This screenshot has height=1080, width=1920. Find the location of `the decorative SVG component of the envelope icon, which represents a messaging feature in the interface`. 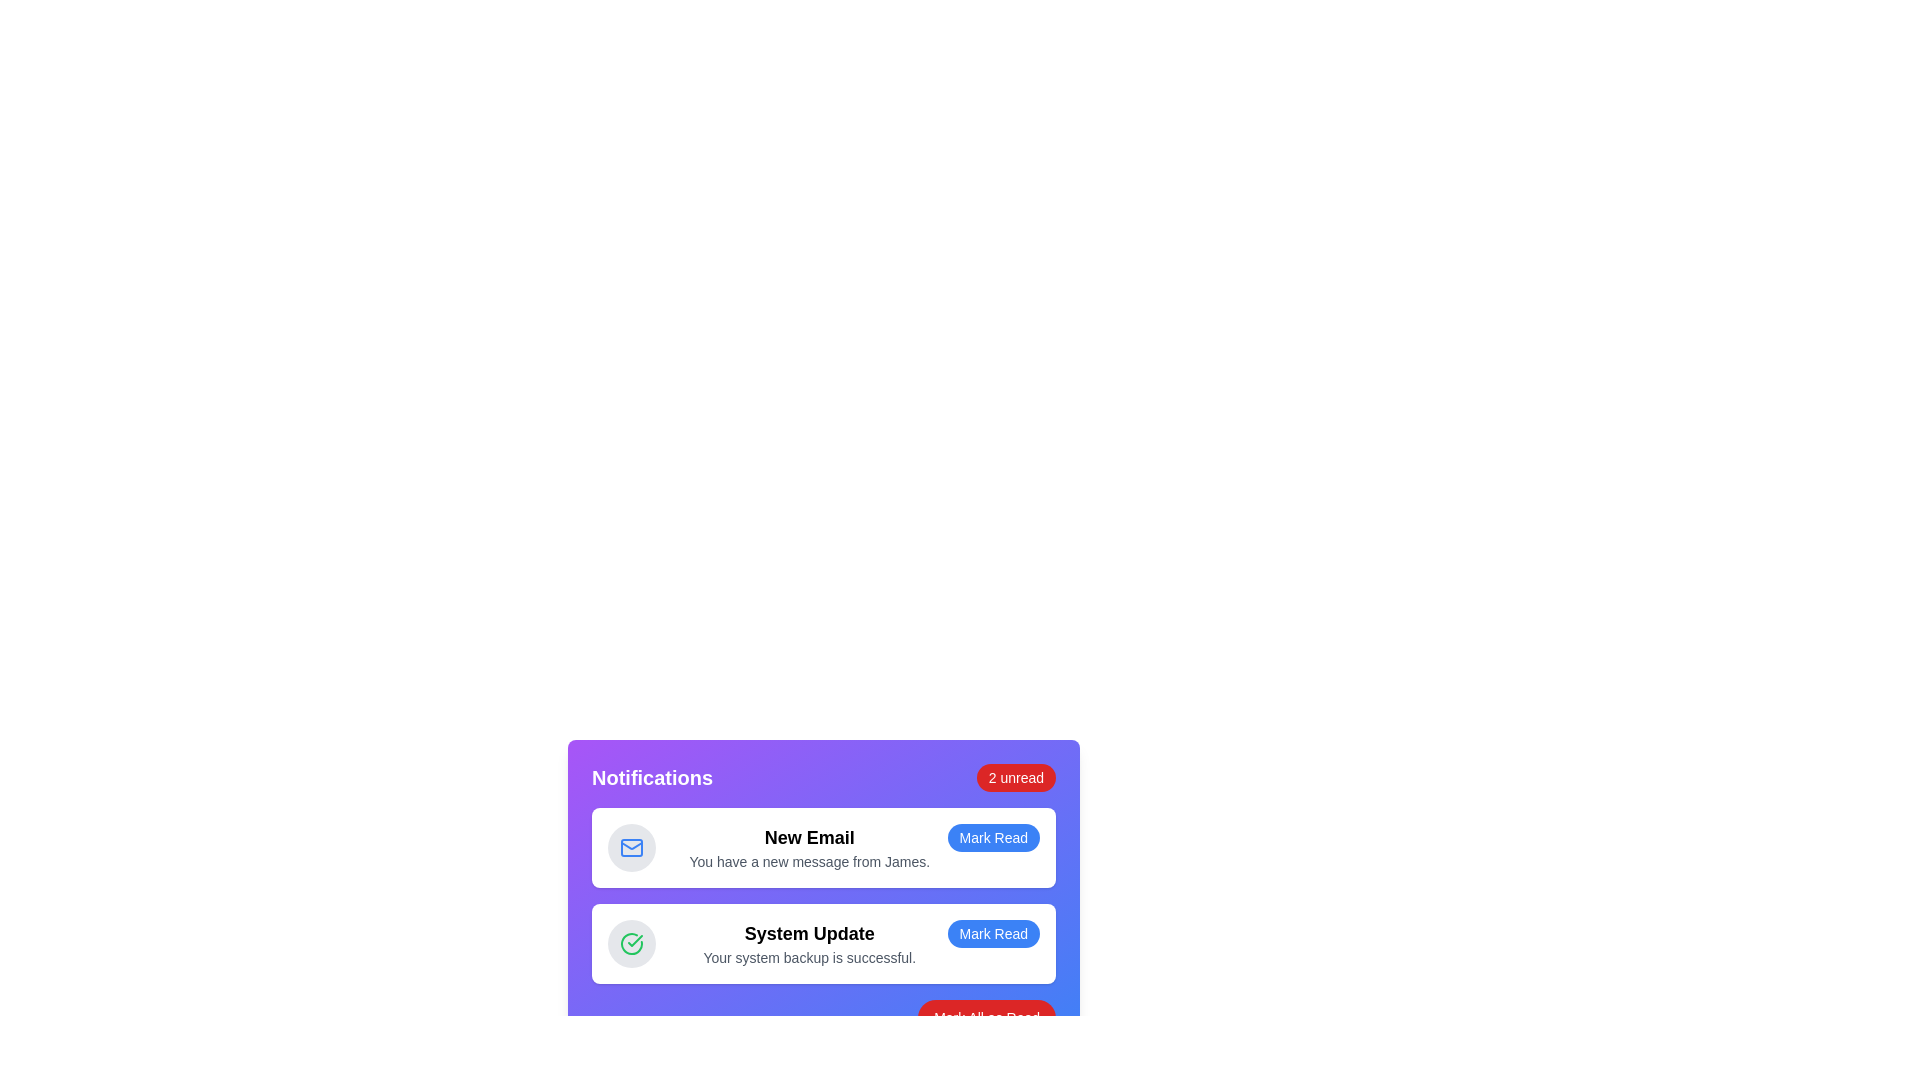

the decorative SVG component of the envelope icon, which represents a messaging feature in the interface is located at coordinates (631, 844).